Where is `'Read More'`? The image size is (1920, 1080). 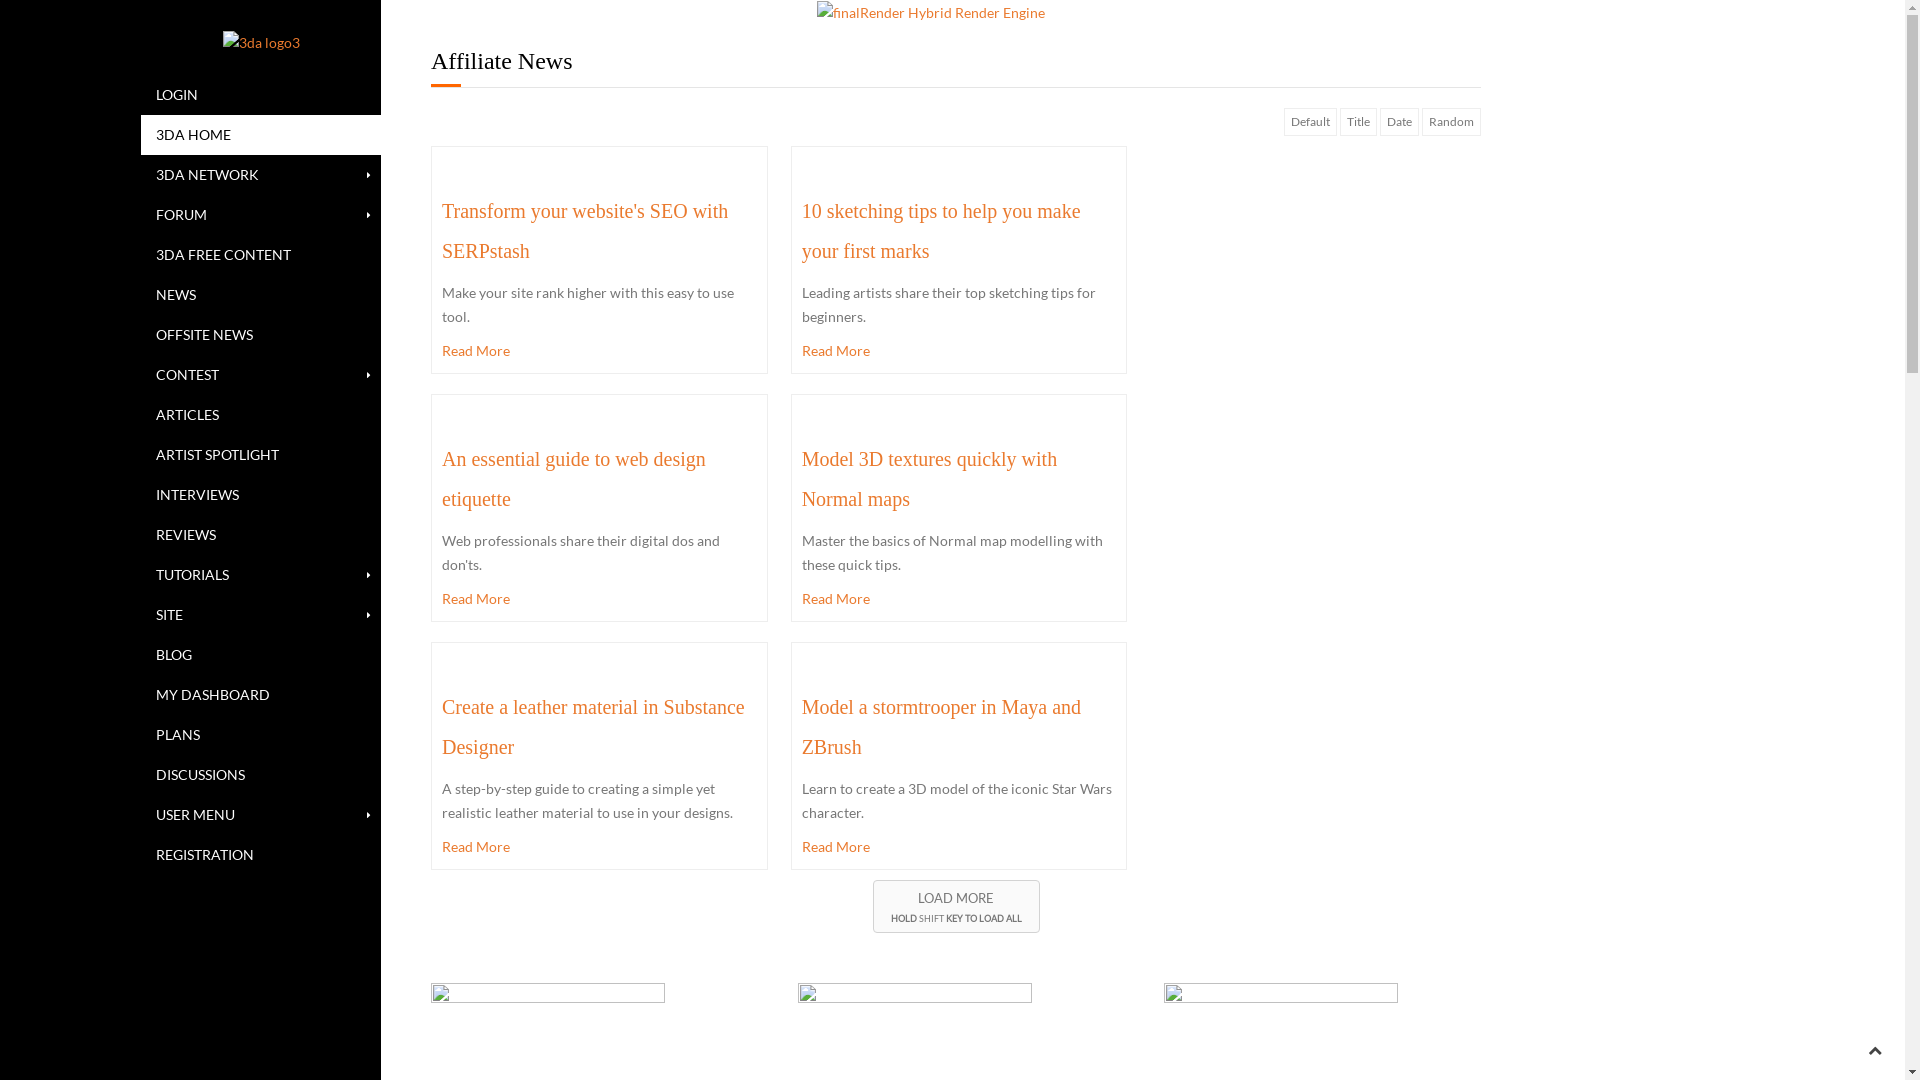
'Read More' is located at coordinates (958, 350).